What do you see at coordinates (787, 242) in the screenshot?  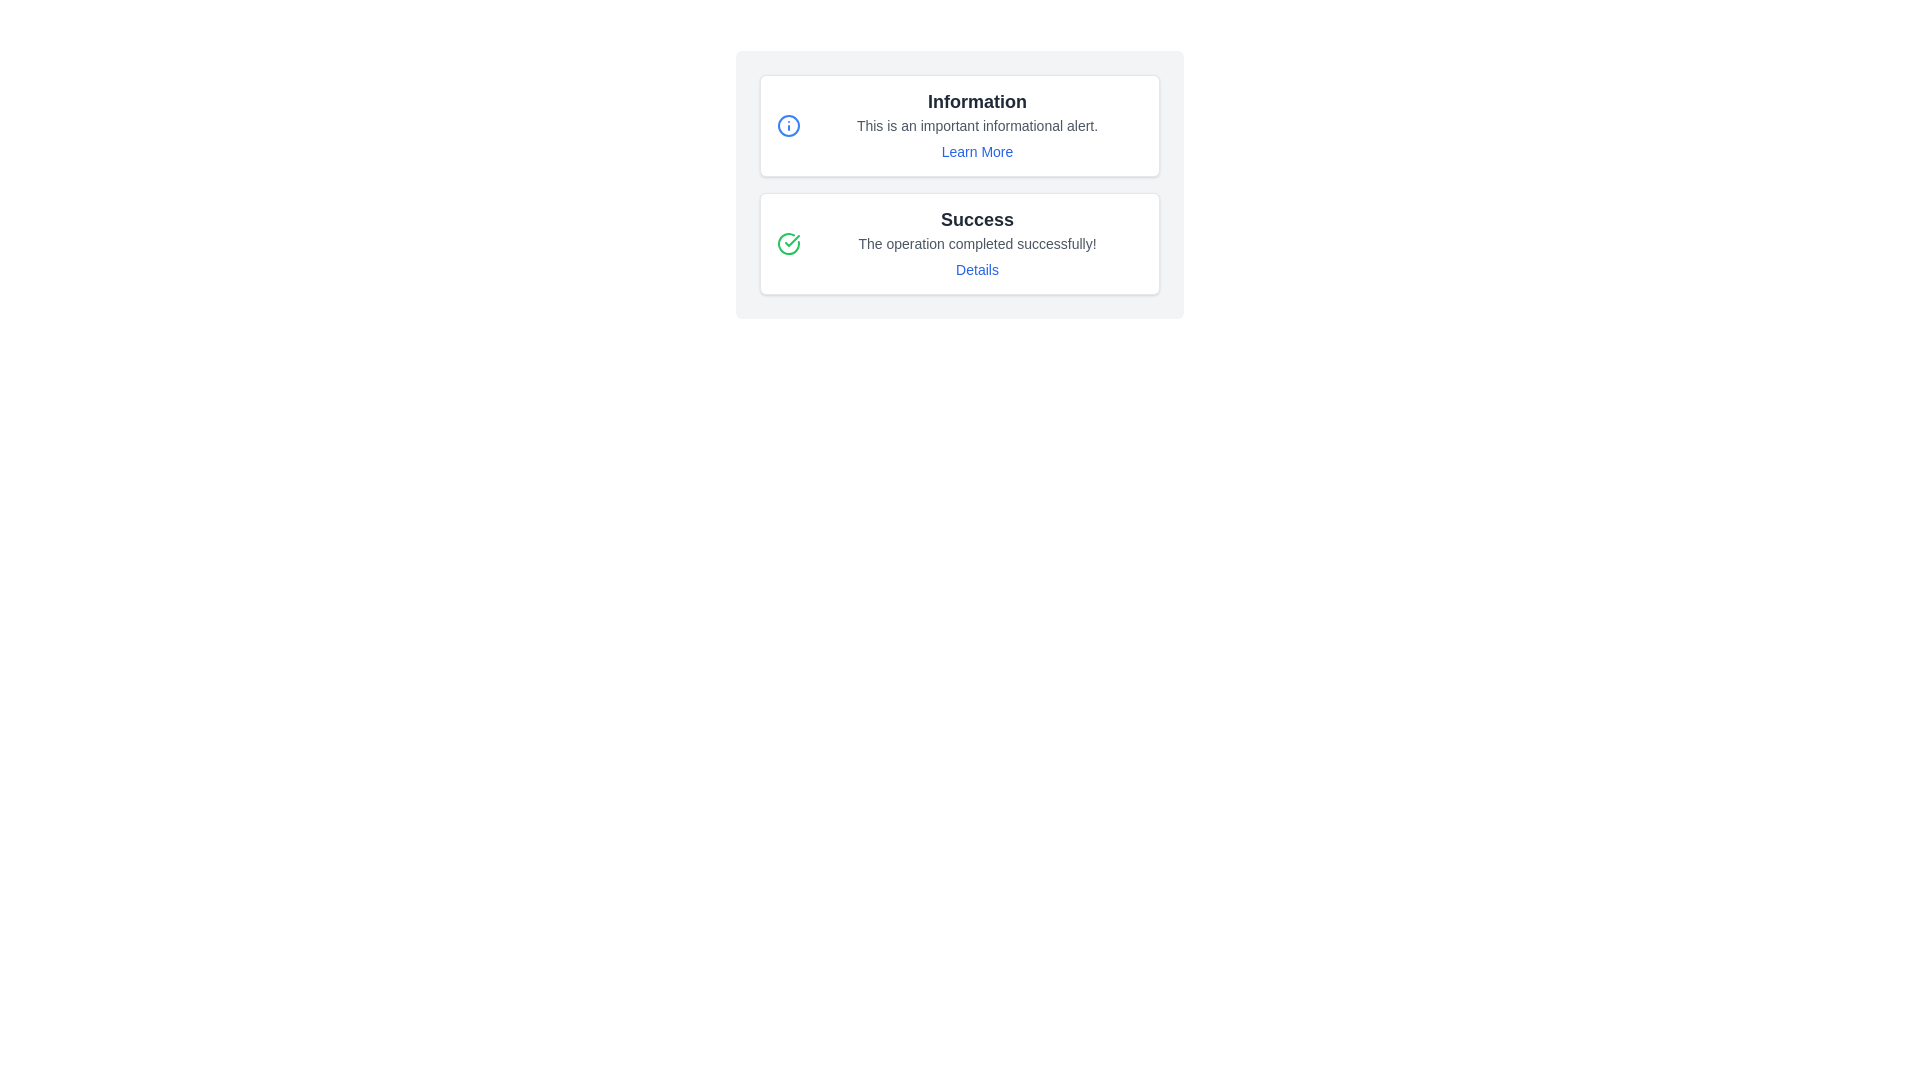 I see `the green circular icon with a checkmark, which indicates success, located next to the text 'Success' in the left section of the success notification card` at bounding box center [787, 242].